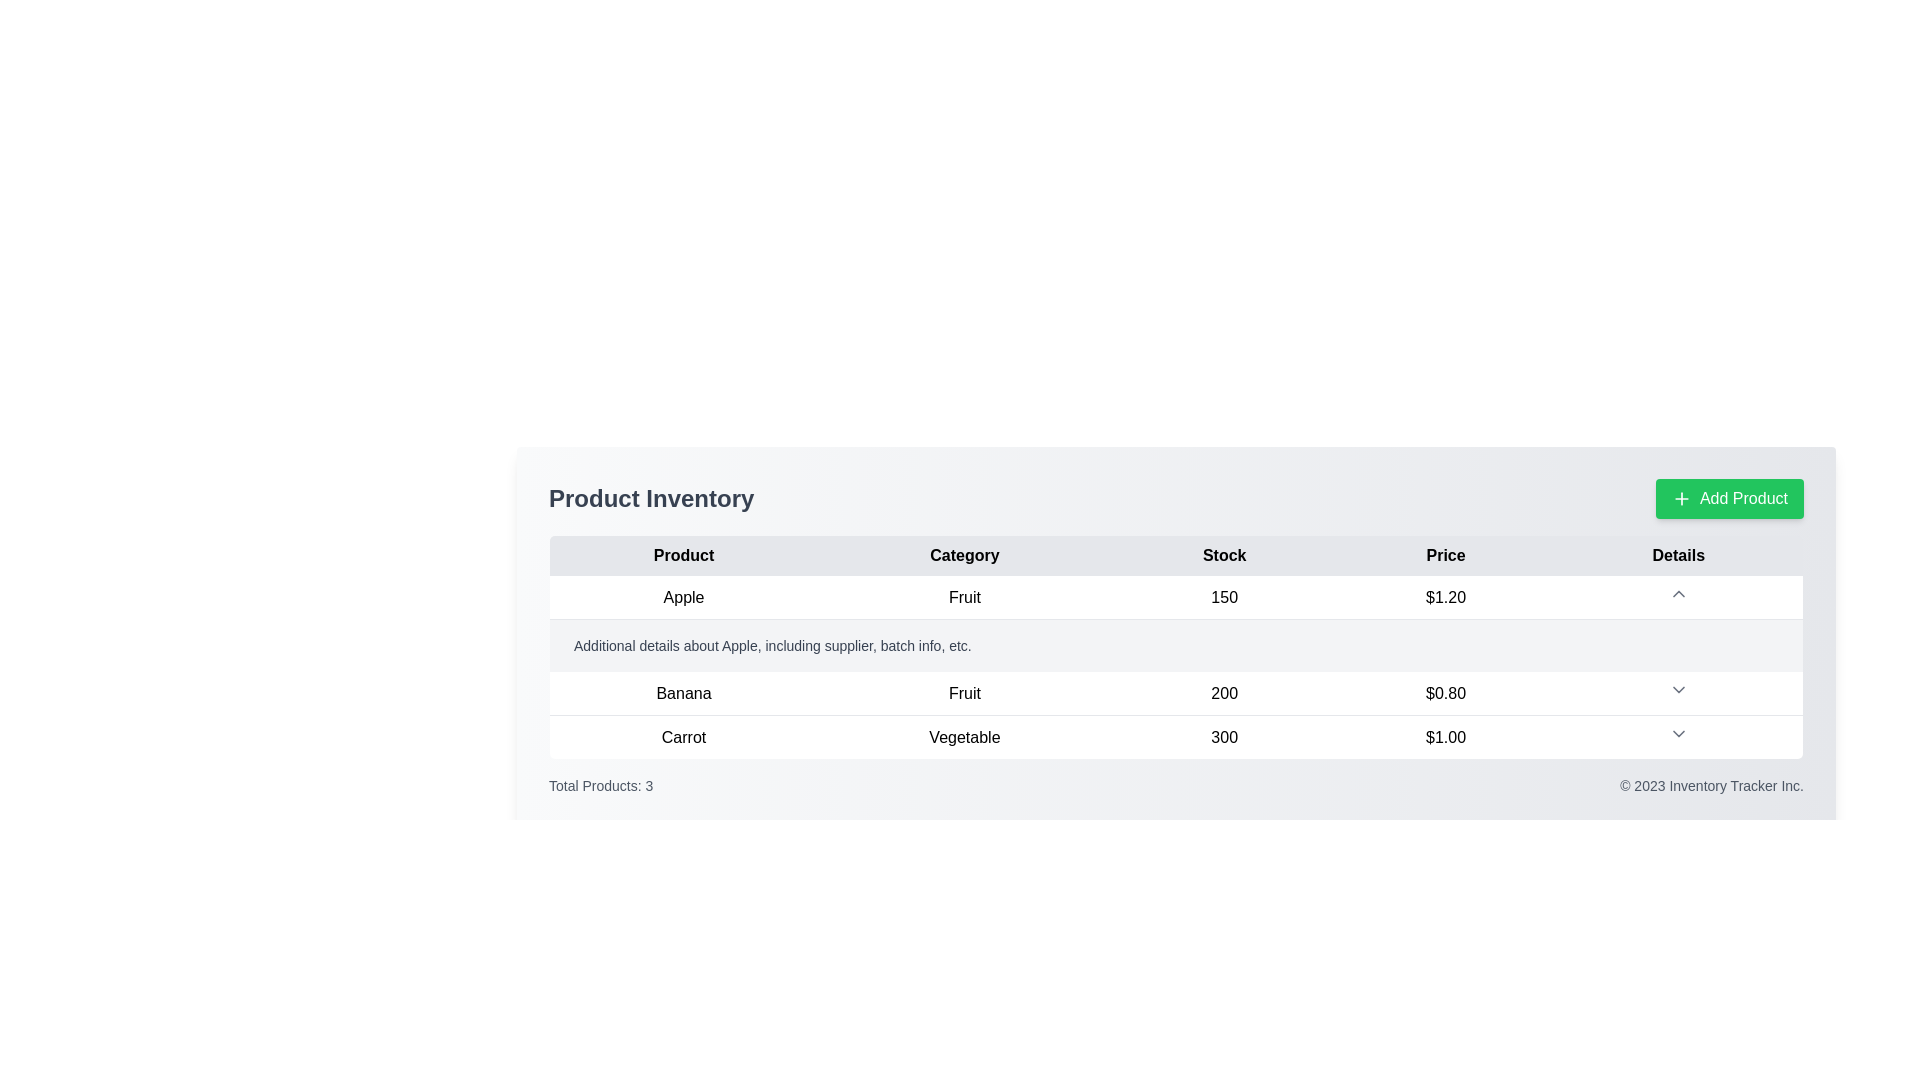  What do you see at coordinates (964, 596) in the screenshot?
I see `the text label displaying 'Fruit' located under the 'Category' column in the table layout` at bounding box center [964, 596].